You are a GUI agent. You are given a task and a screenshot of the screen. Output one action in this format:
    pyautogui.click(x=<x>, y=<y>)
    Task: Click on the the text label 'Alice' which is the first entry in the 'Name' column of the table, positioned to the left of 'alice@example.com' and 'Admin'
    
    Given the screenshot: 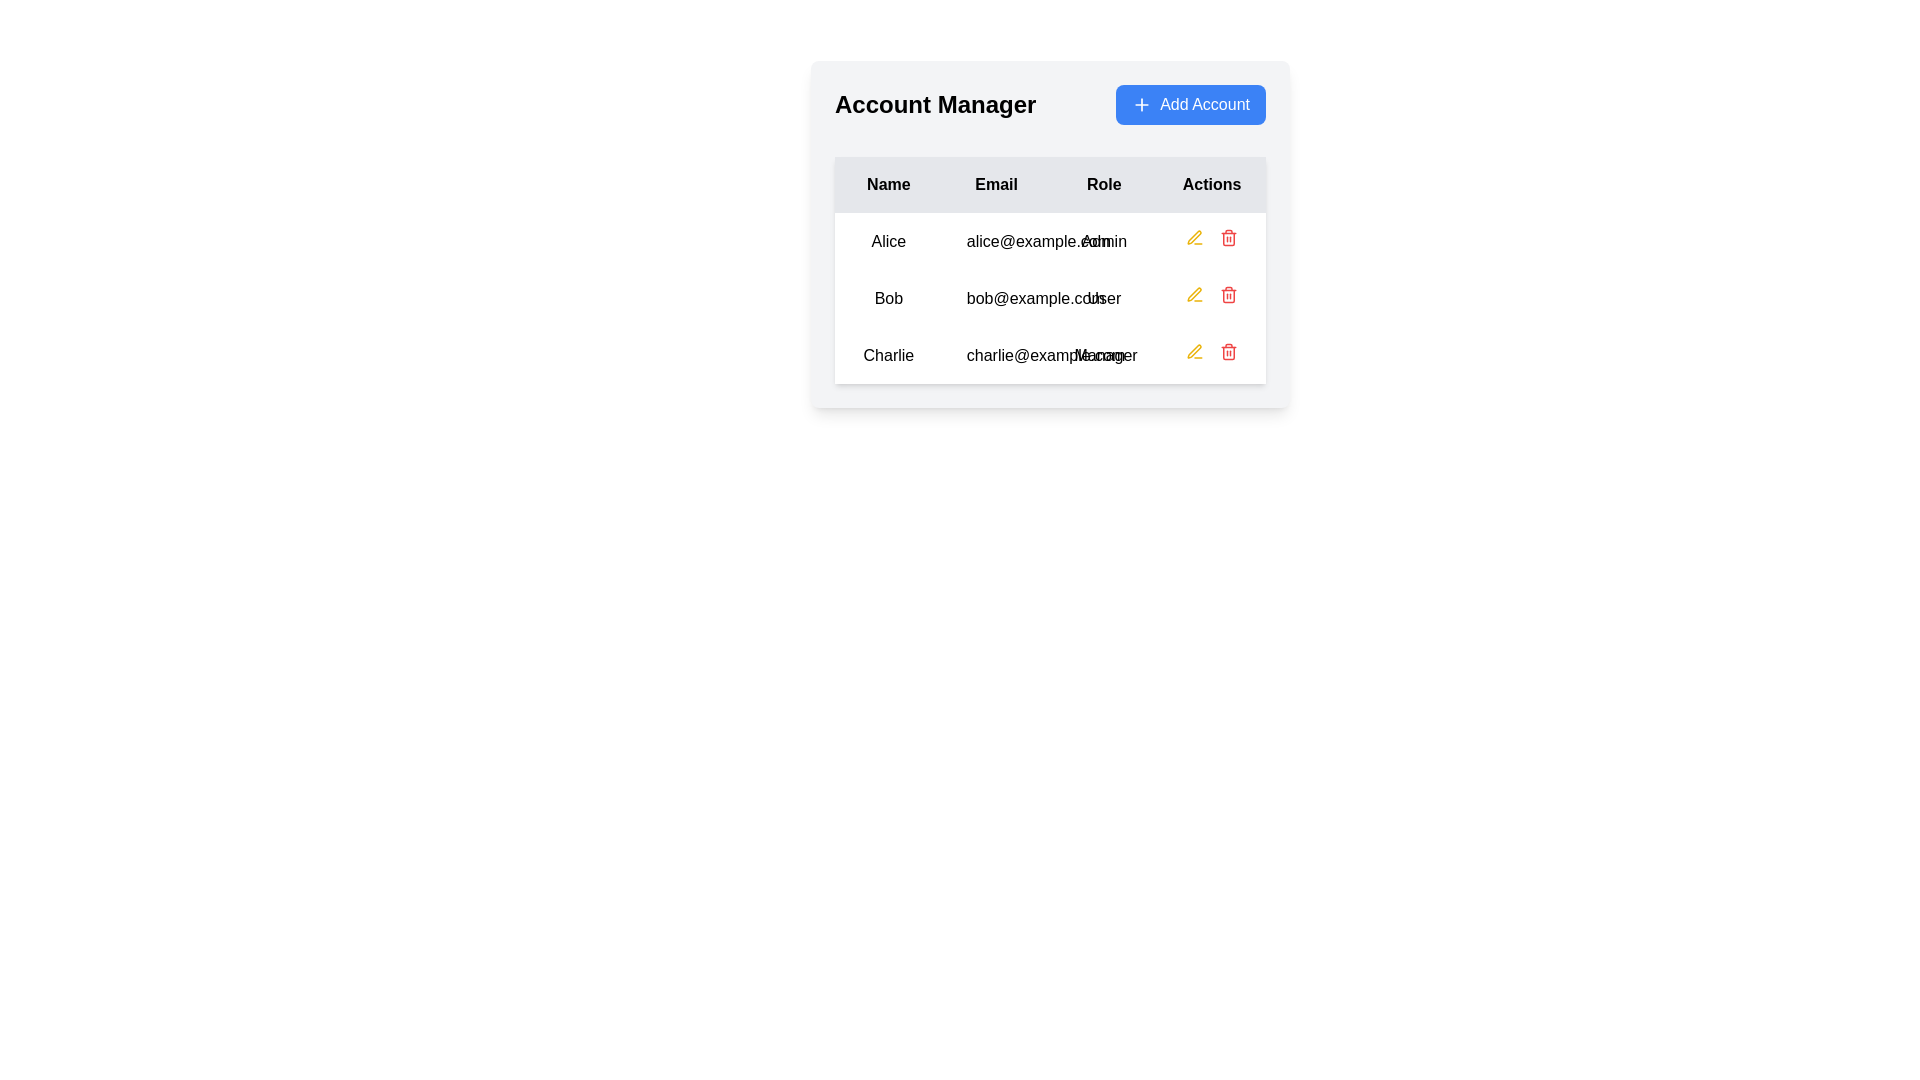 What is the action you would take?
    pyautogui.click(x=887, y=240)
    